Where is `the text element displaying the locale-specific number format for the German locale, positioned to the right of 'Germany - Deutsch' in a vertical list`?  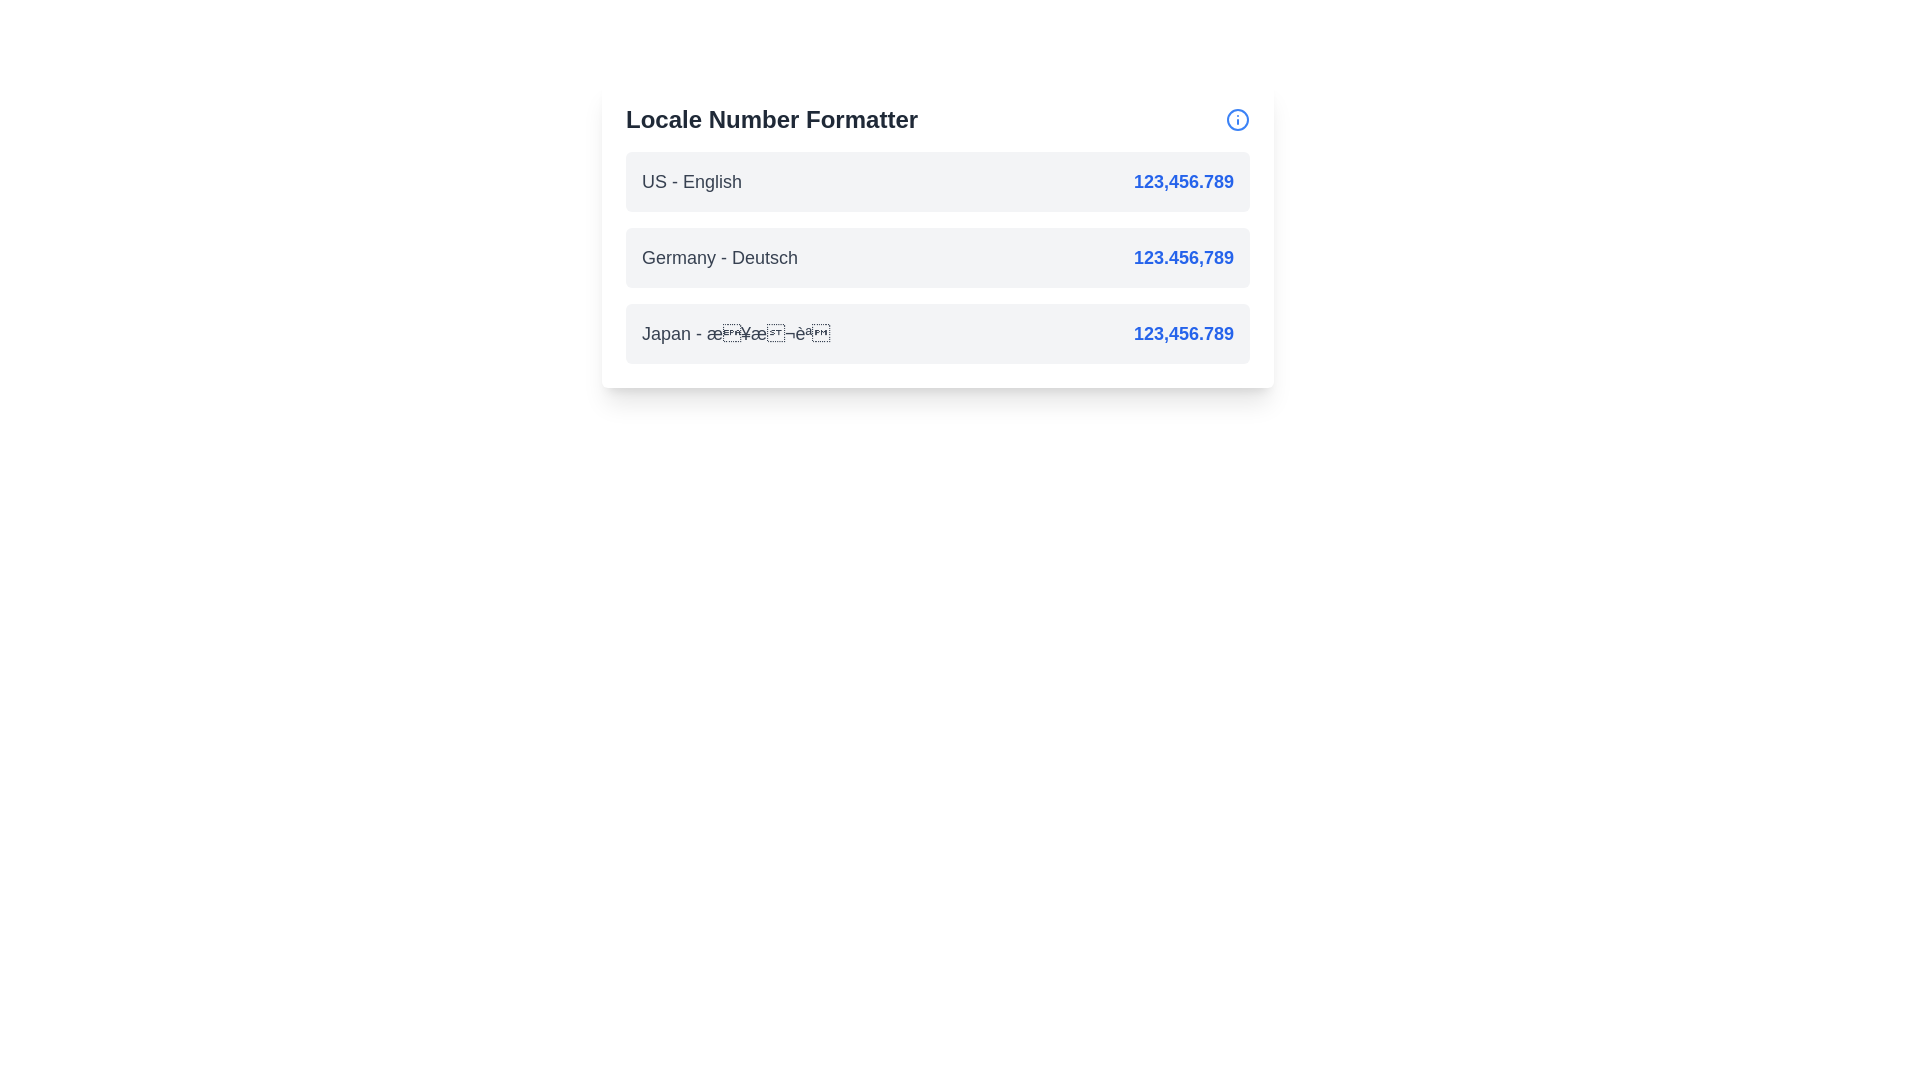 the text element displaying the locale-specific number format for the German locale, positioned to the right of 'Germany - Deutsch' in a vertical list is located at coordinates (1183, 257).